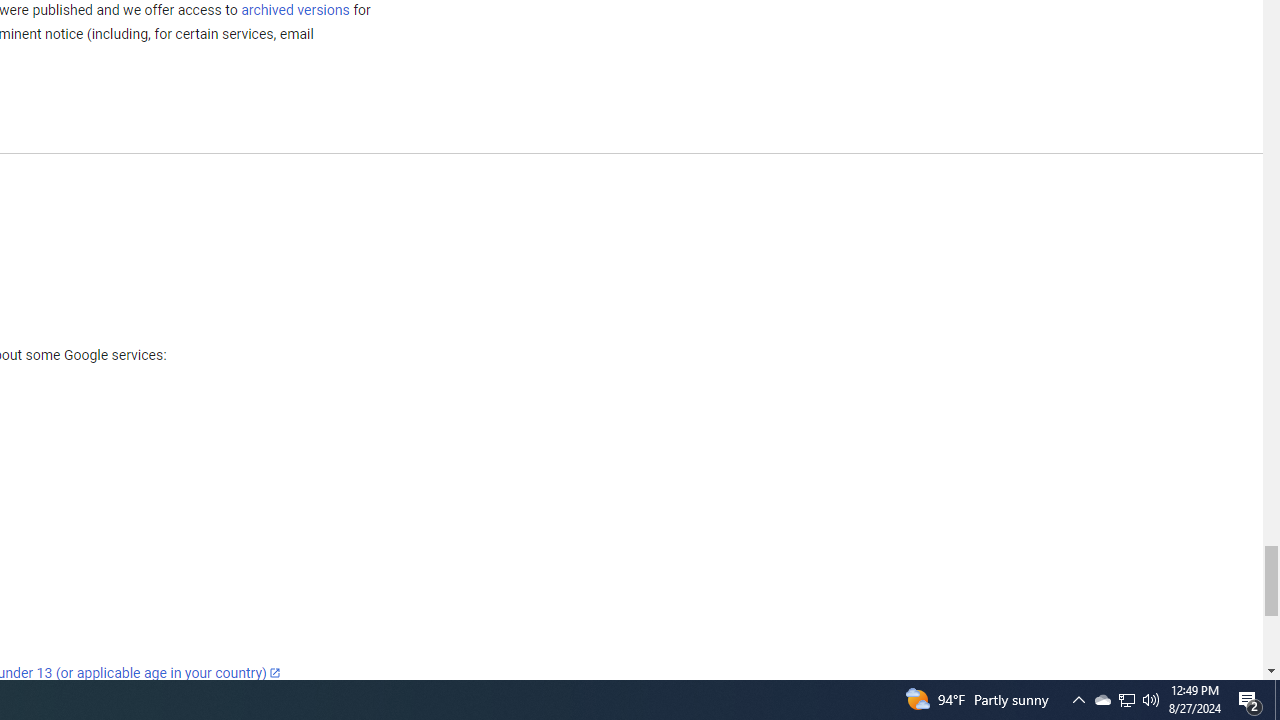 This screenshot has height=720, width=1280. What do you see at coordinates (294, 9) in the screenshot?
I see `'archived versions'` at bounding box center [294, 9].